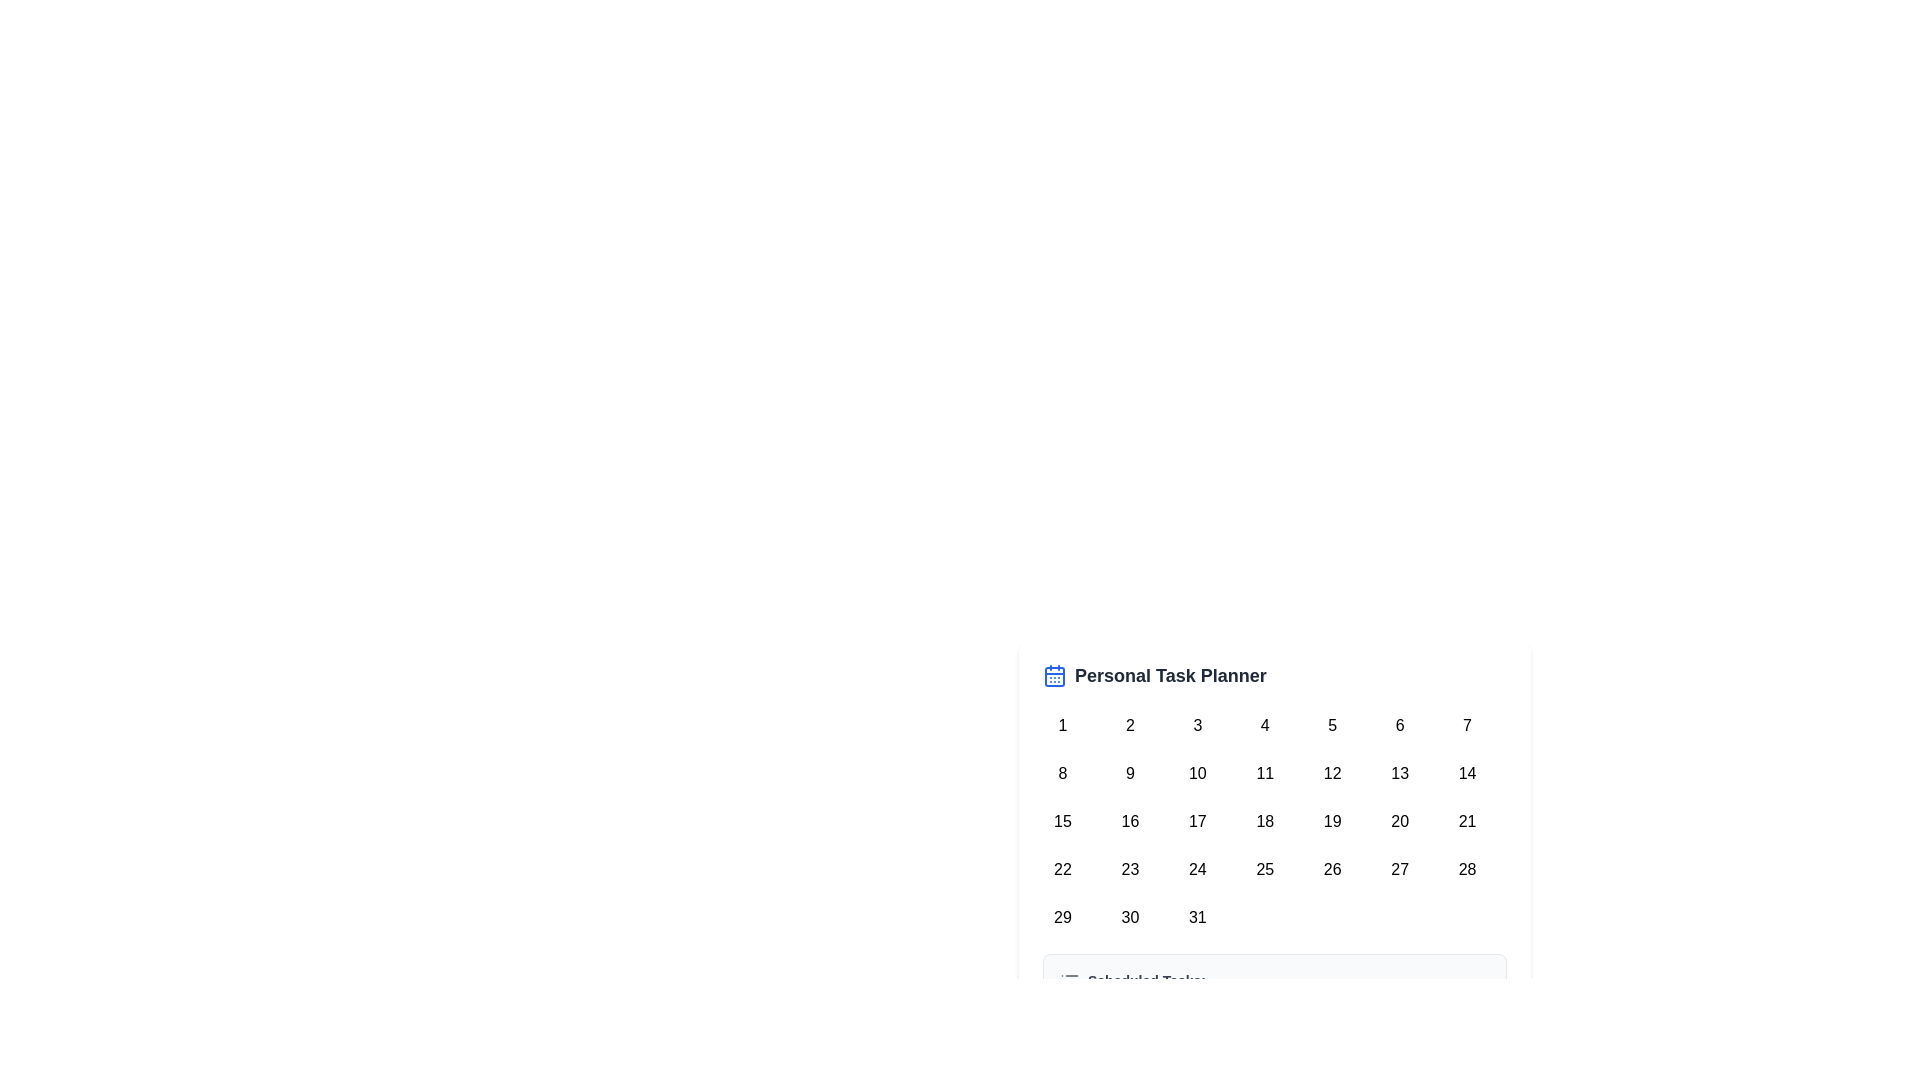 This screenshot has width=1920, height=1080. I want to click on the 'Personal Task Planner' text label, which is a bold, large, dark gray text positioned to the right of a blue calendar icon in the top center of the calendar widget, so click(1170, 675).